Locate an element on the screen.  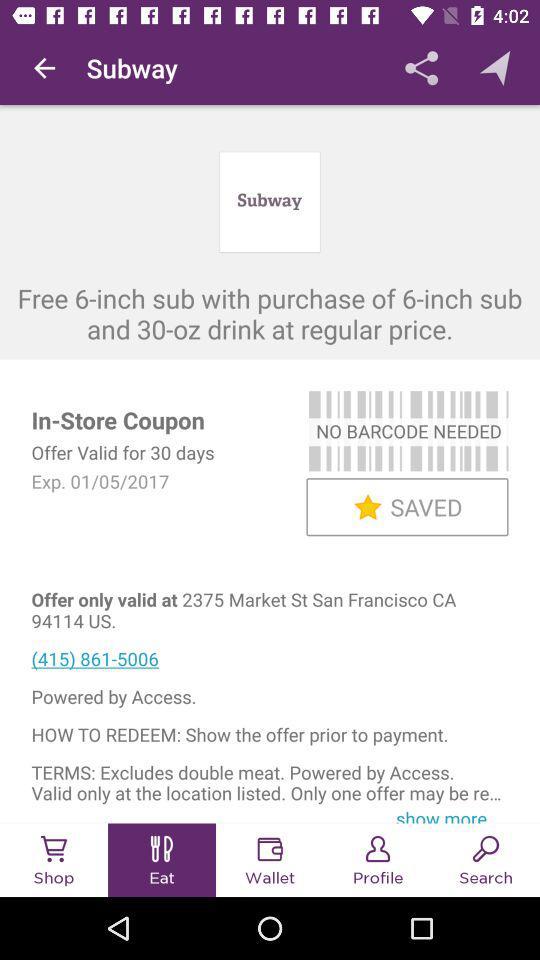
the icon below the terms excludes double is located at coordinates (448, 814).